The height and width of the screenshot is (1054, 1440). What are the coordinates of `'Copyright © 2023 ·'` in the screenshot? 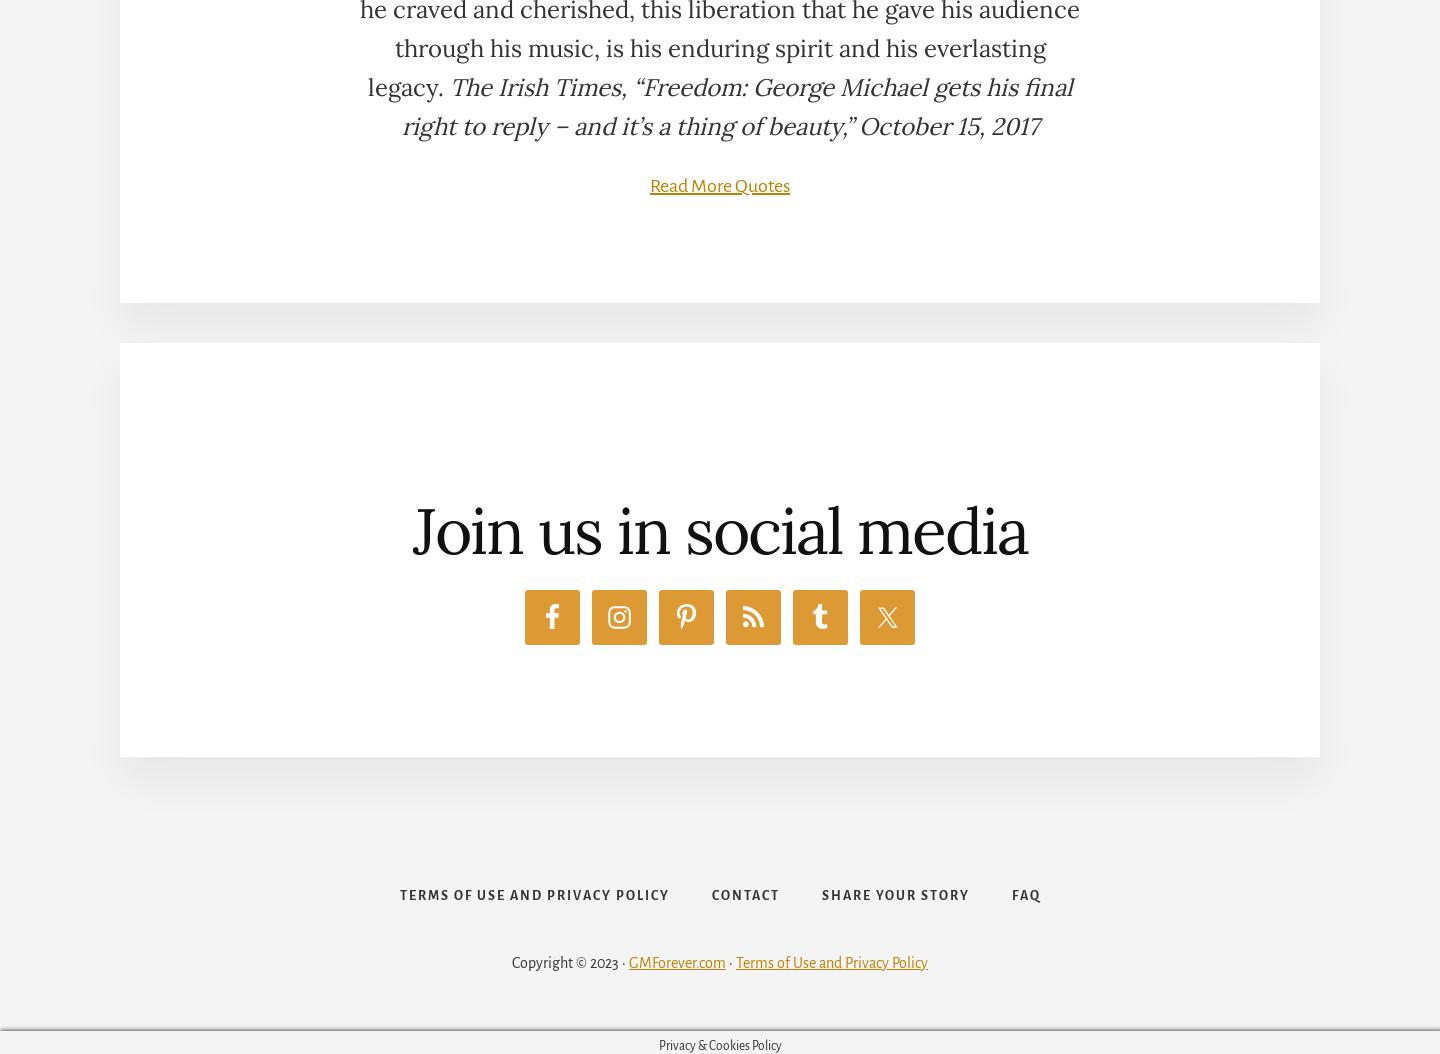 It's located at (570, 961).